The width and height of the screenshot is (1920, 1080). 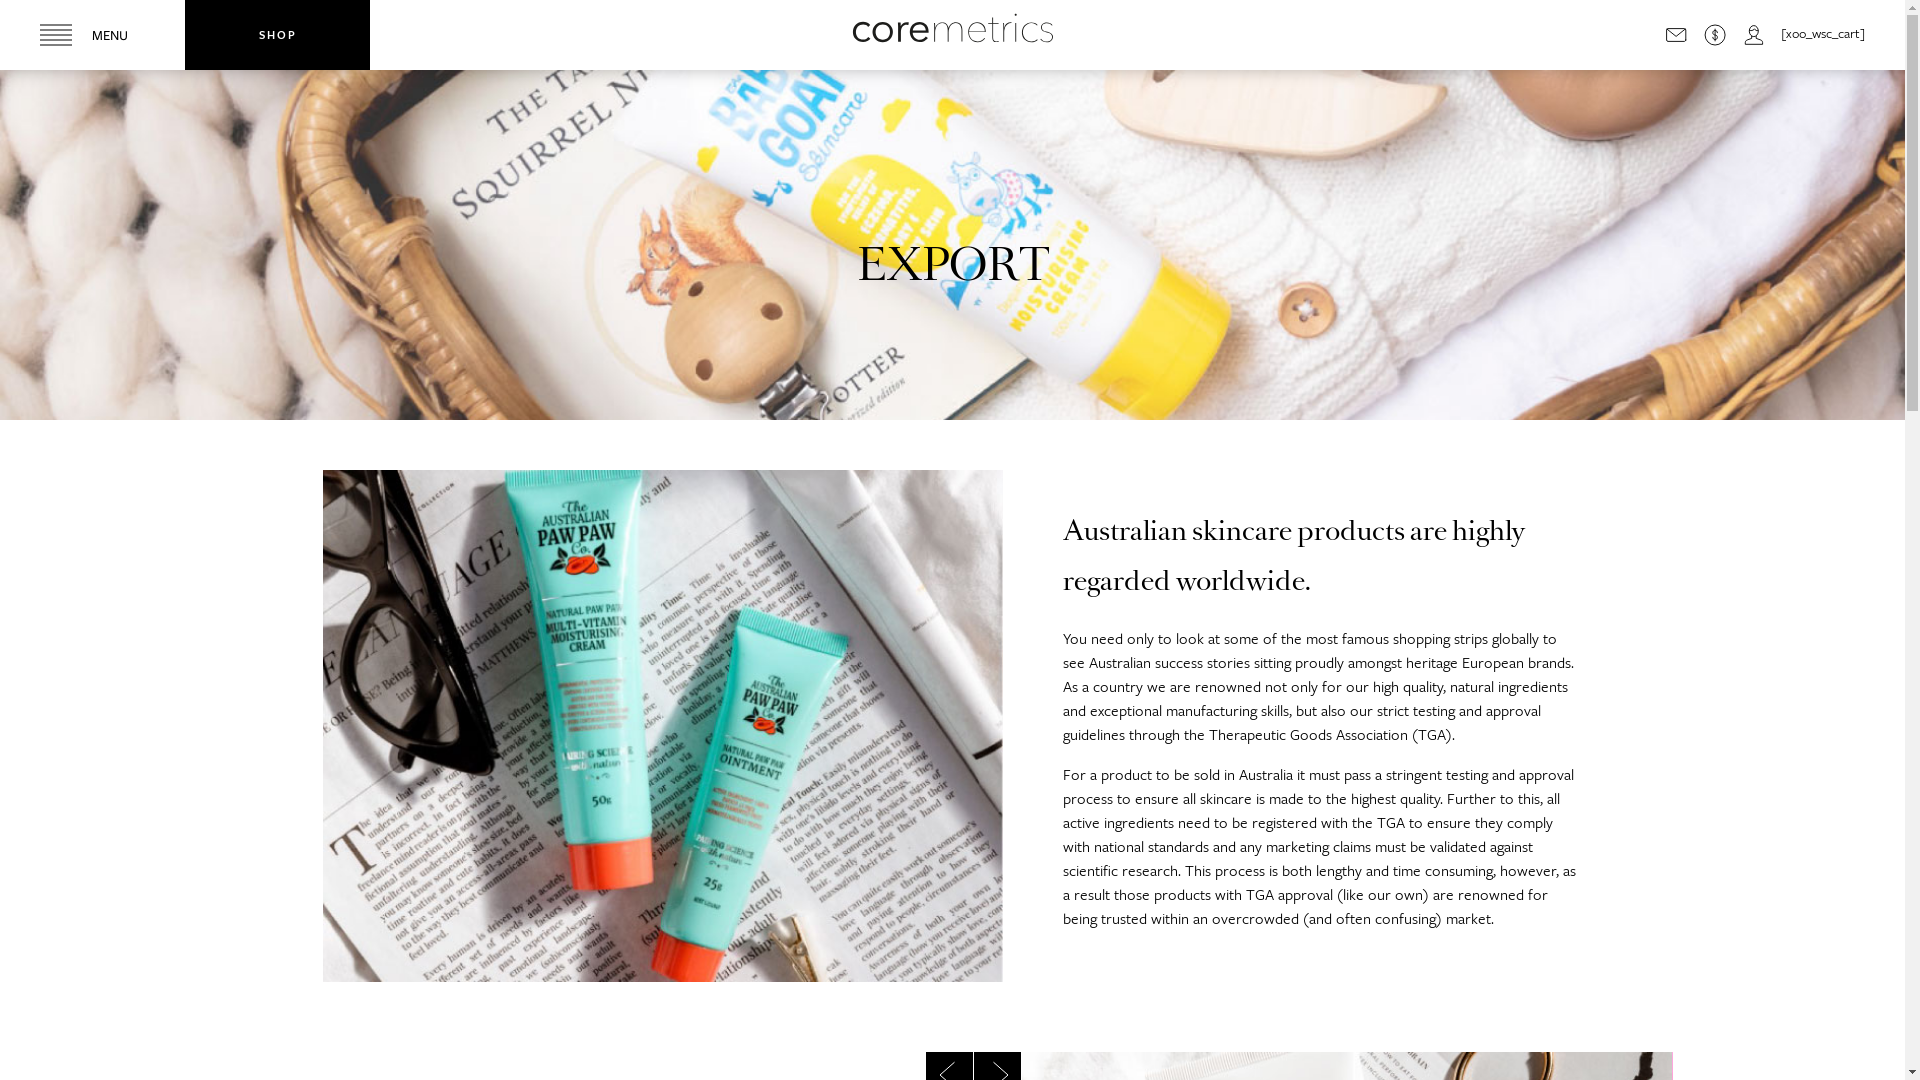 What do you see at coordinates (1702, 34) in the screenshot?
I see `'Money'` at bounding box center [1702, 34].